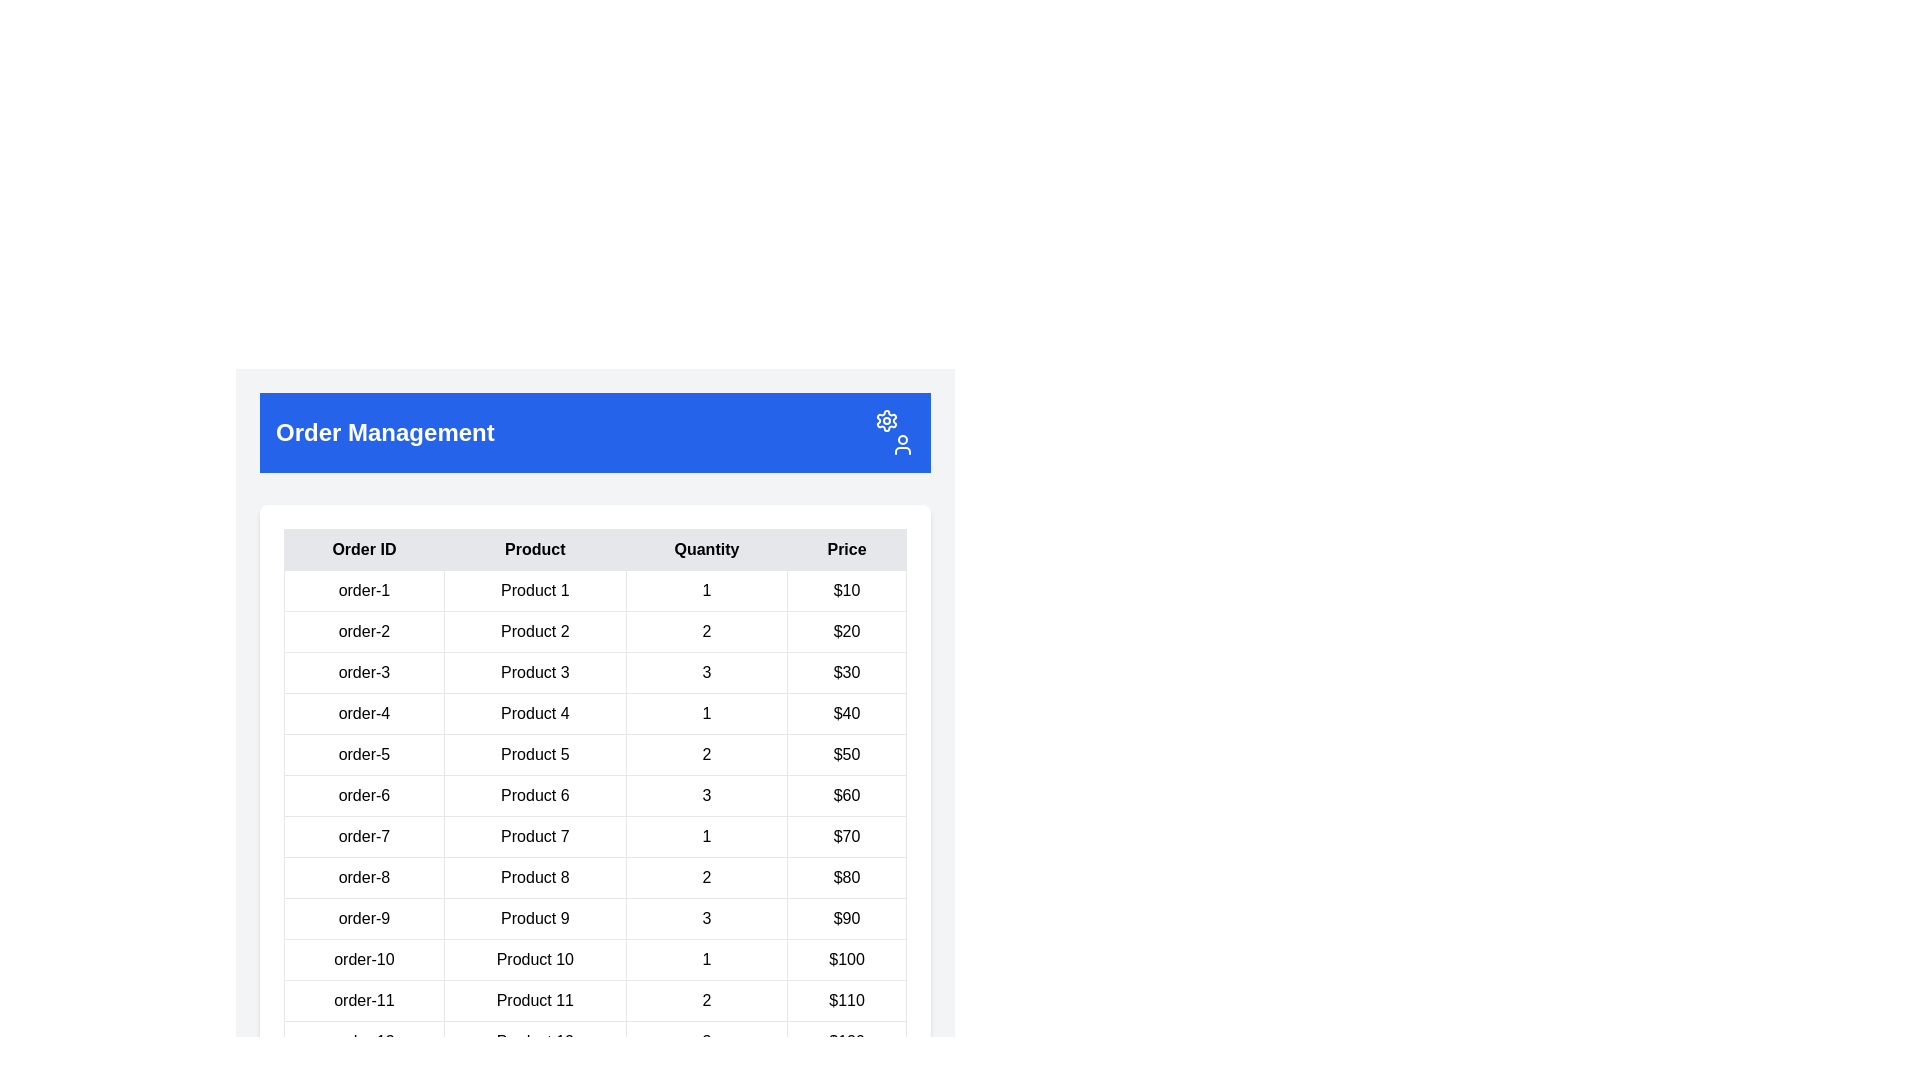  I want to click on the static text element displaying 'Product 2' in the second column of the data table, which is located in the second row, so click(535, 632).